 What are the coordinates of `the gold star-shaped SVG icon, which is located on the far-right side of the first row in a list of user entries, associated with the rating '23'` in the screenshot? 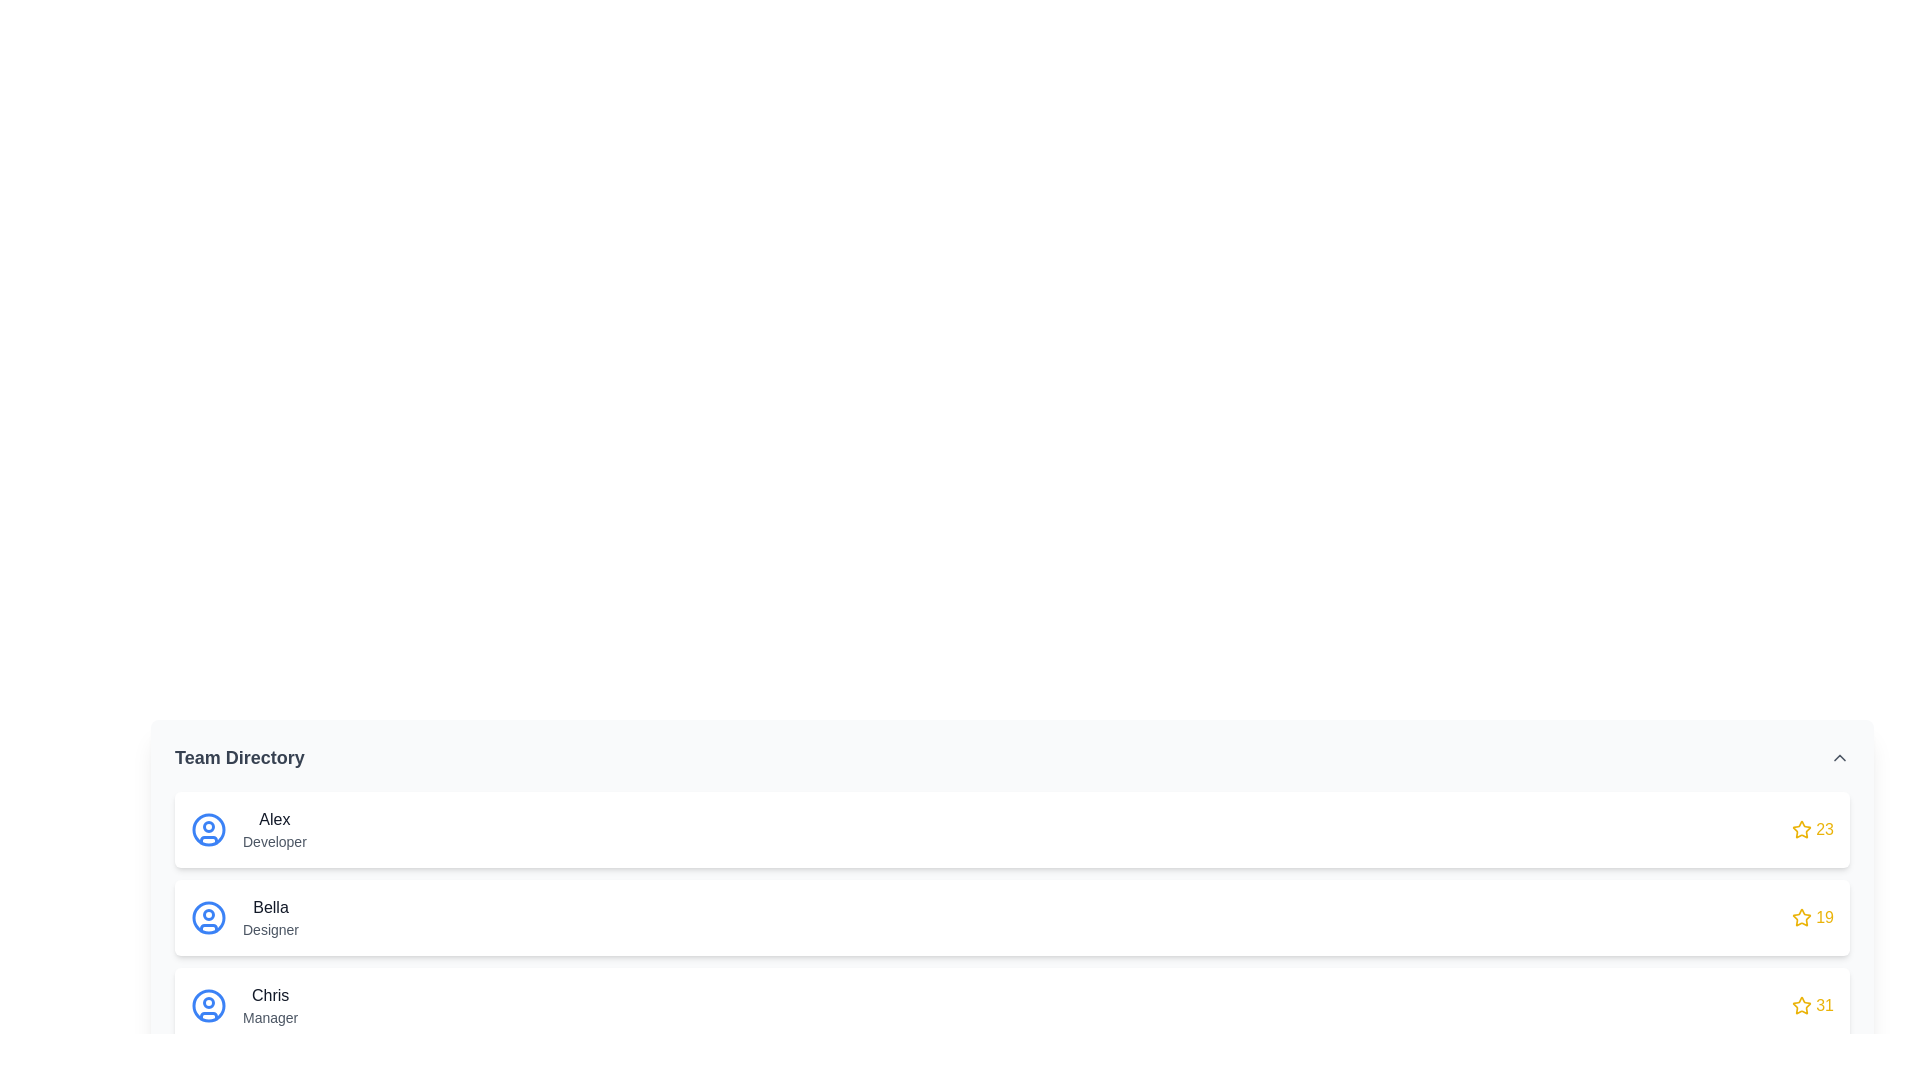 It's located at (1802, 829).